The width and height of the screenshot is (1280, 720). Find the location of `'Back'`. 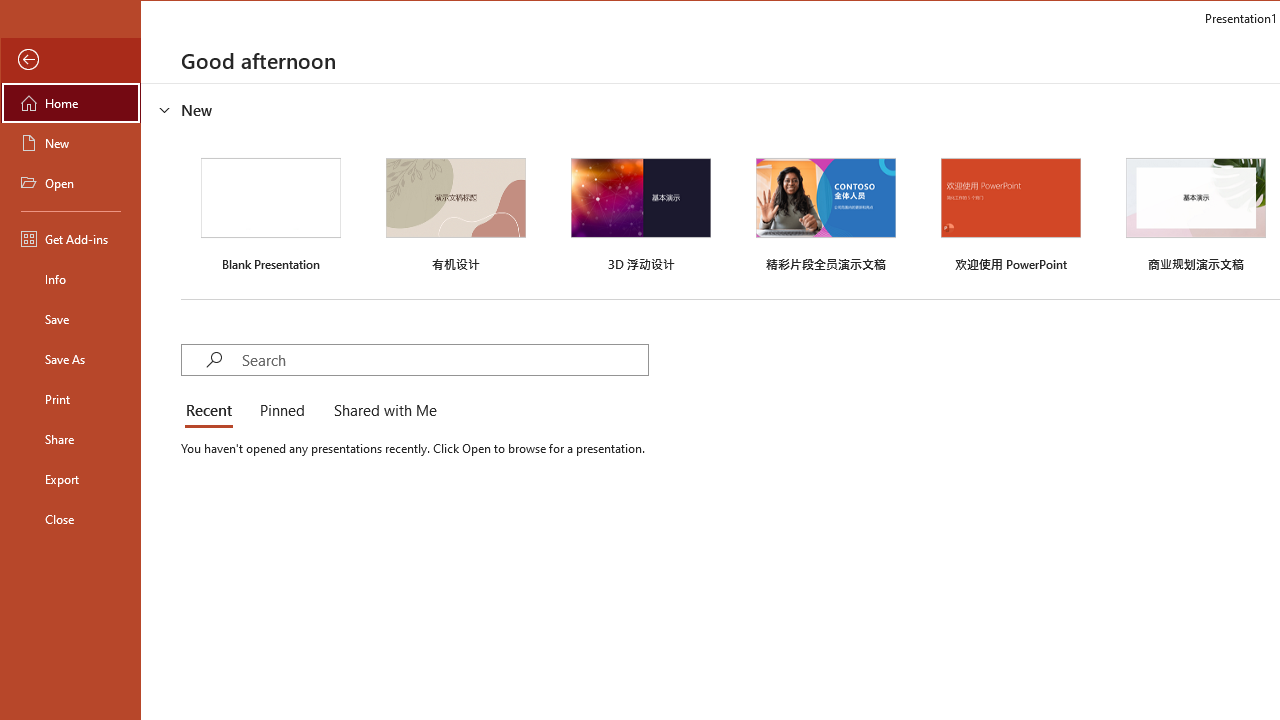

'Back' is located at coordinates (71, 59).